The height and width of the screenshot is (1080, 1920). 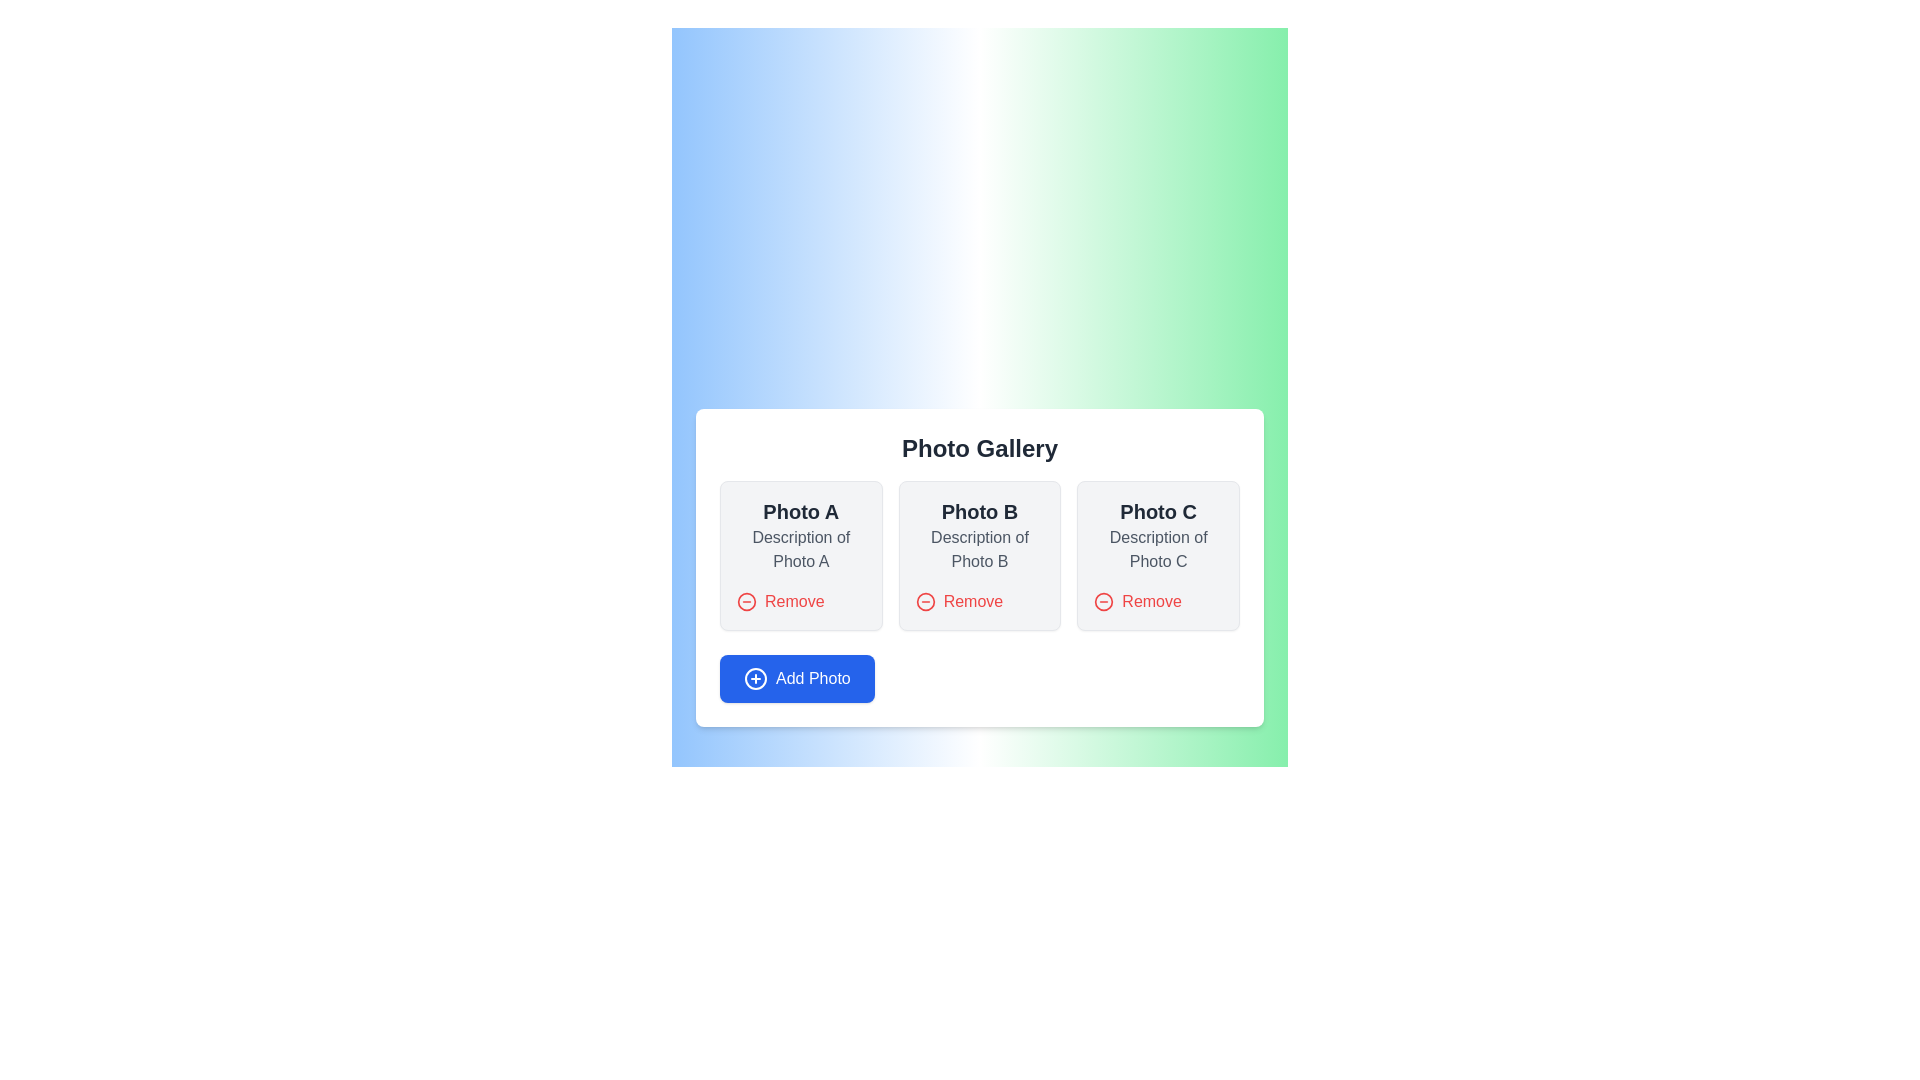 What do you see at coordinates (1158, 555) in the screenshot?
I see `the Card element displaying 'Photo C' with a 'Remove' button styled in red text, located in the third column of the grid layout` at bounding box center [1158, 555].